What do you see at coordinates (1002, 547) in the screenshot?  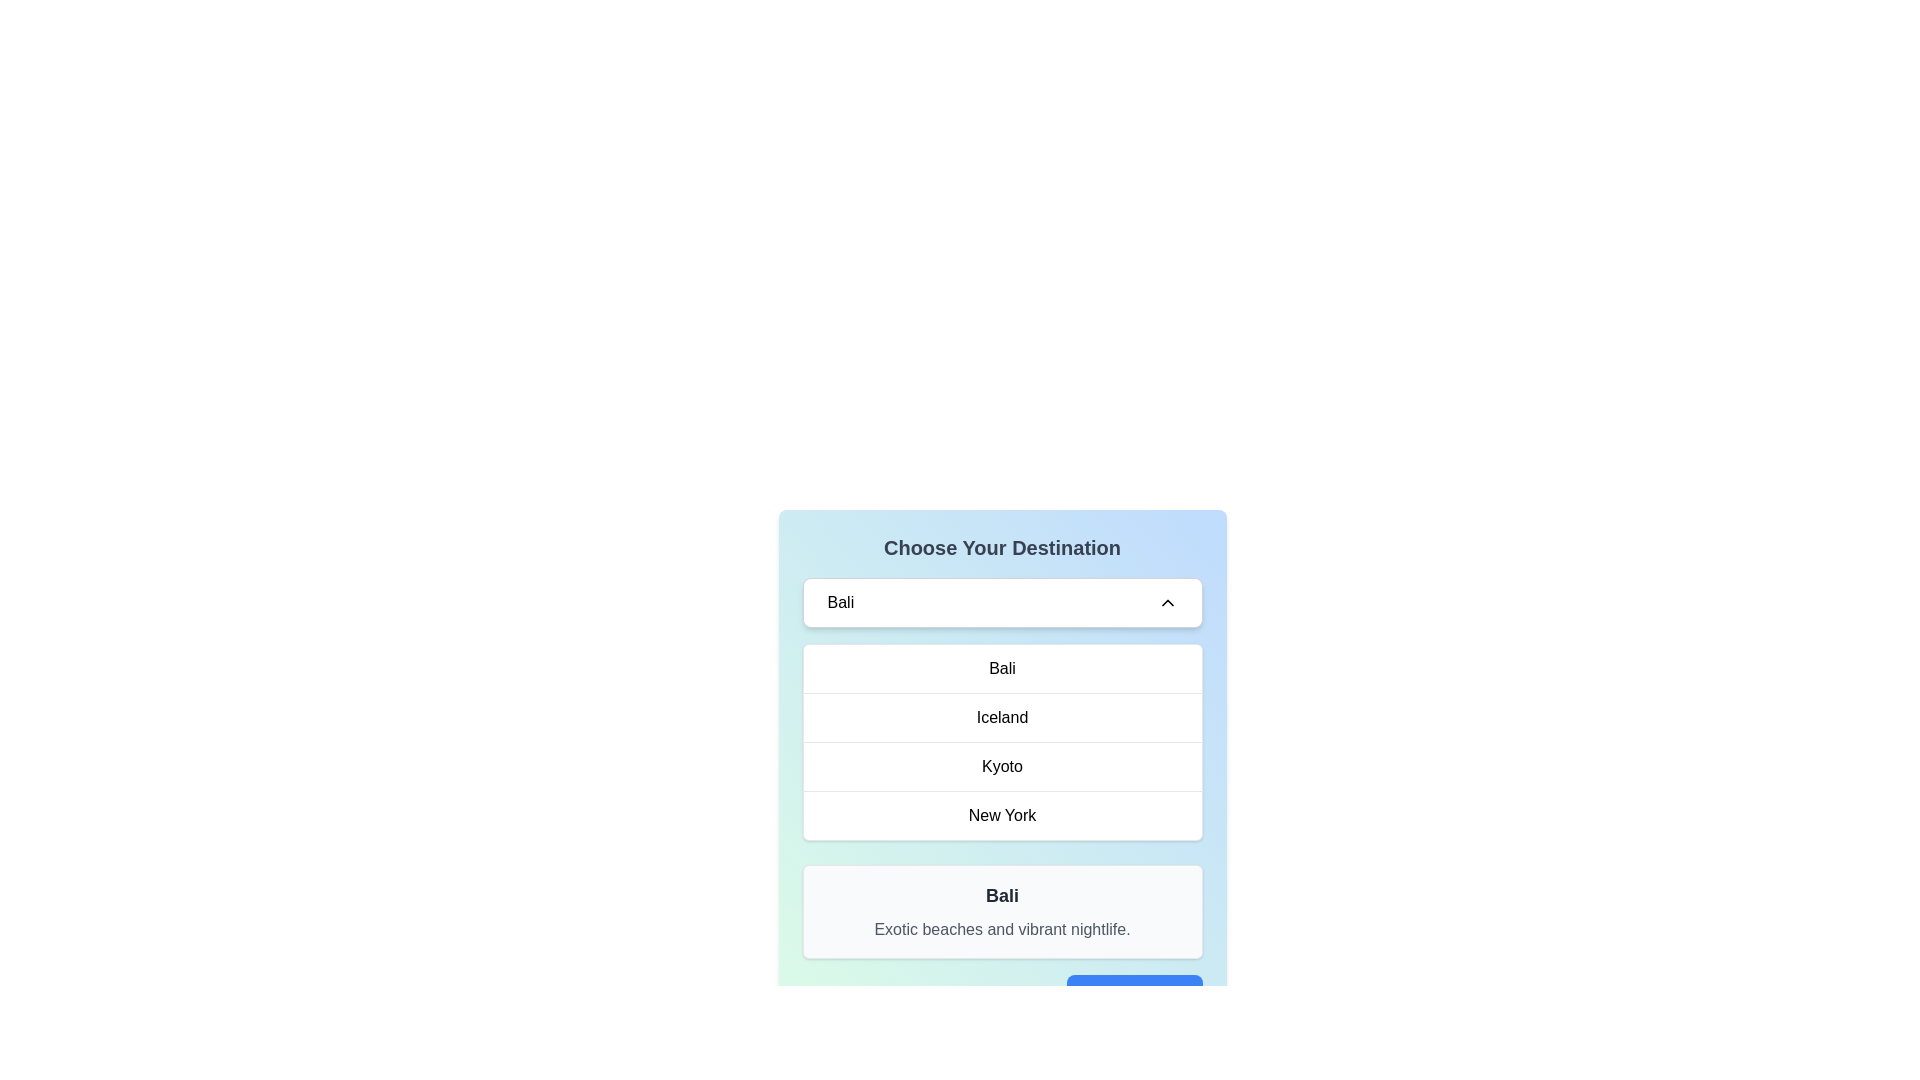 I see `the text element 'Choose Your Destination'` at bounding box center [1002, 547].